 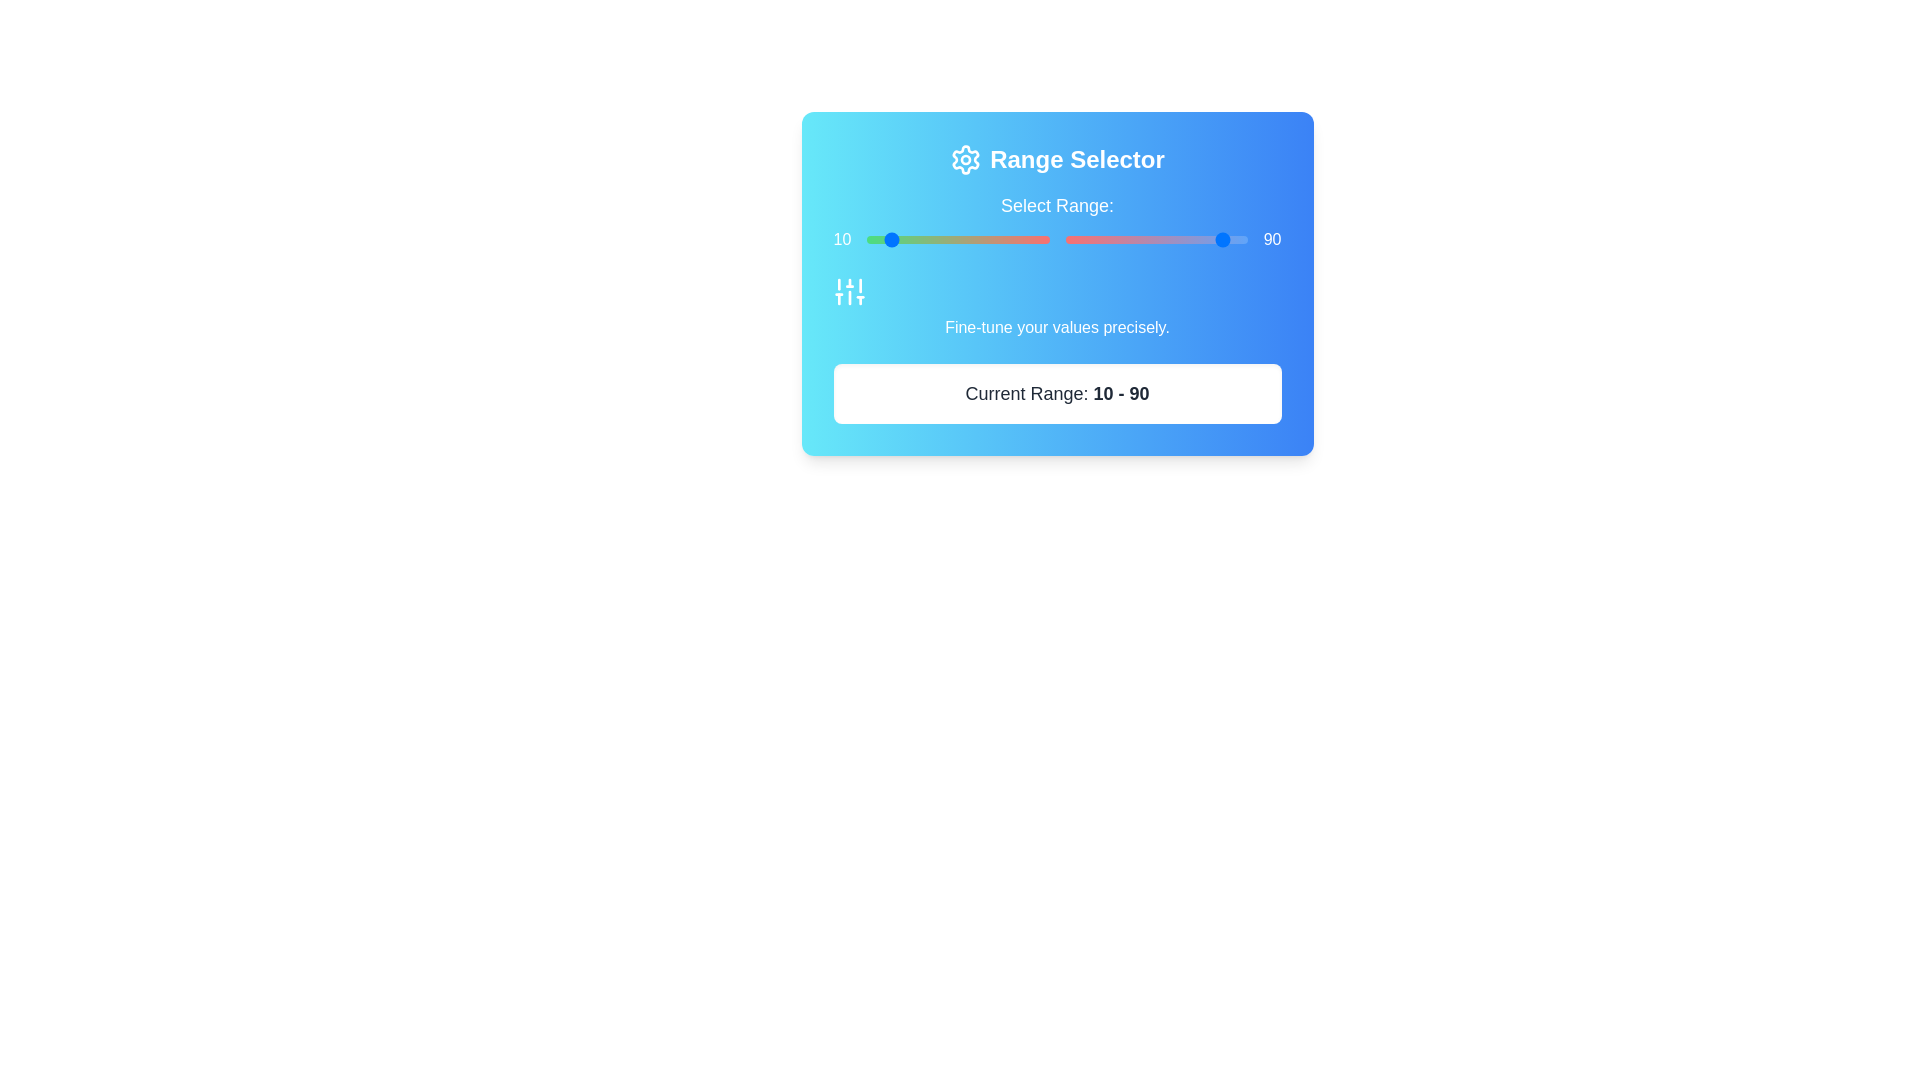 What do you see at coordinates (957, 238) in the screenshot?
I see `the slider to set the value to 24` at bounding box center [957, 238].